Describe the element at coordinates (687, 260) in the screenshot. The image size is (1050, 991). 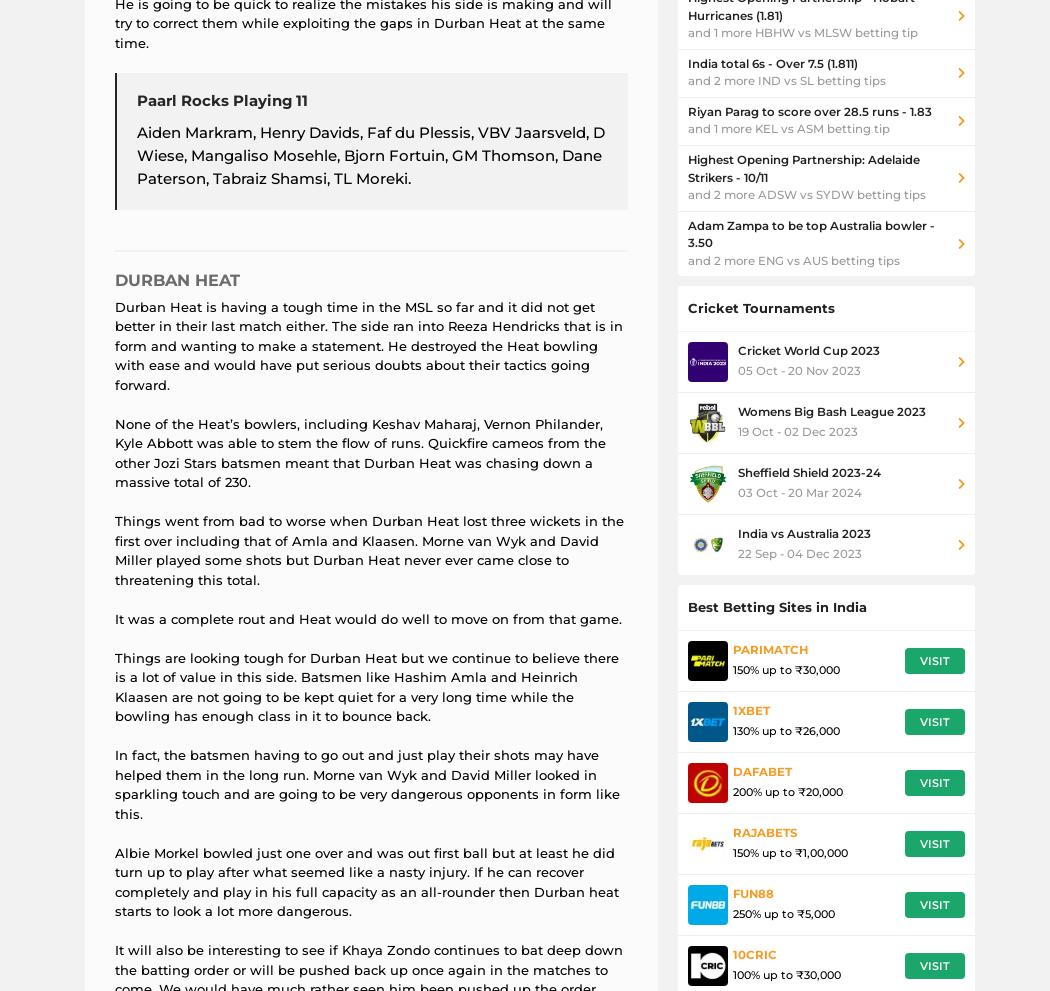
I see `'and 2 more ENG vs AUS betting tips'` at that location.